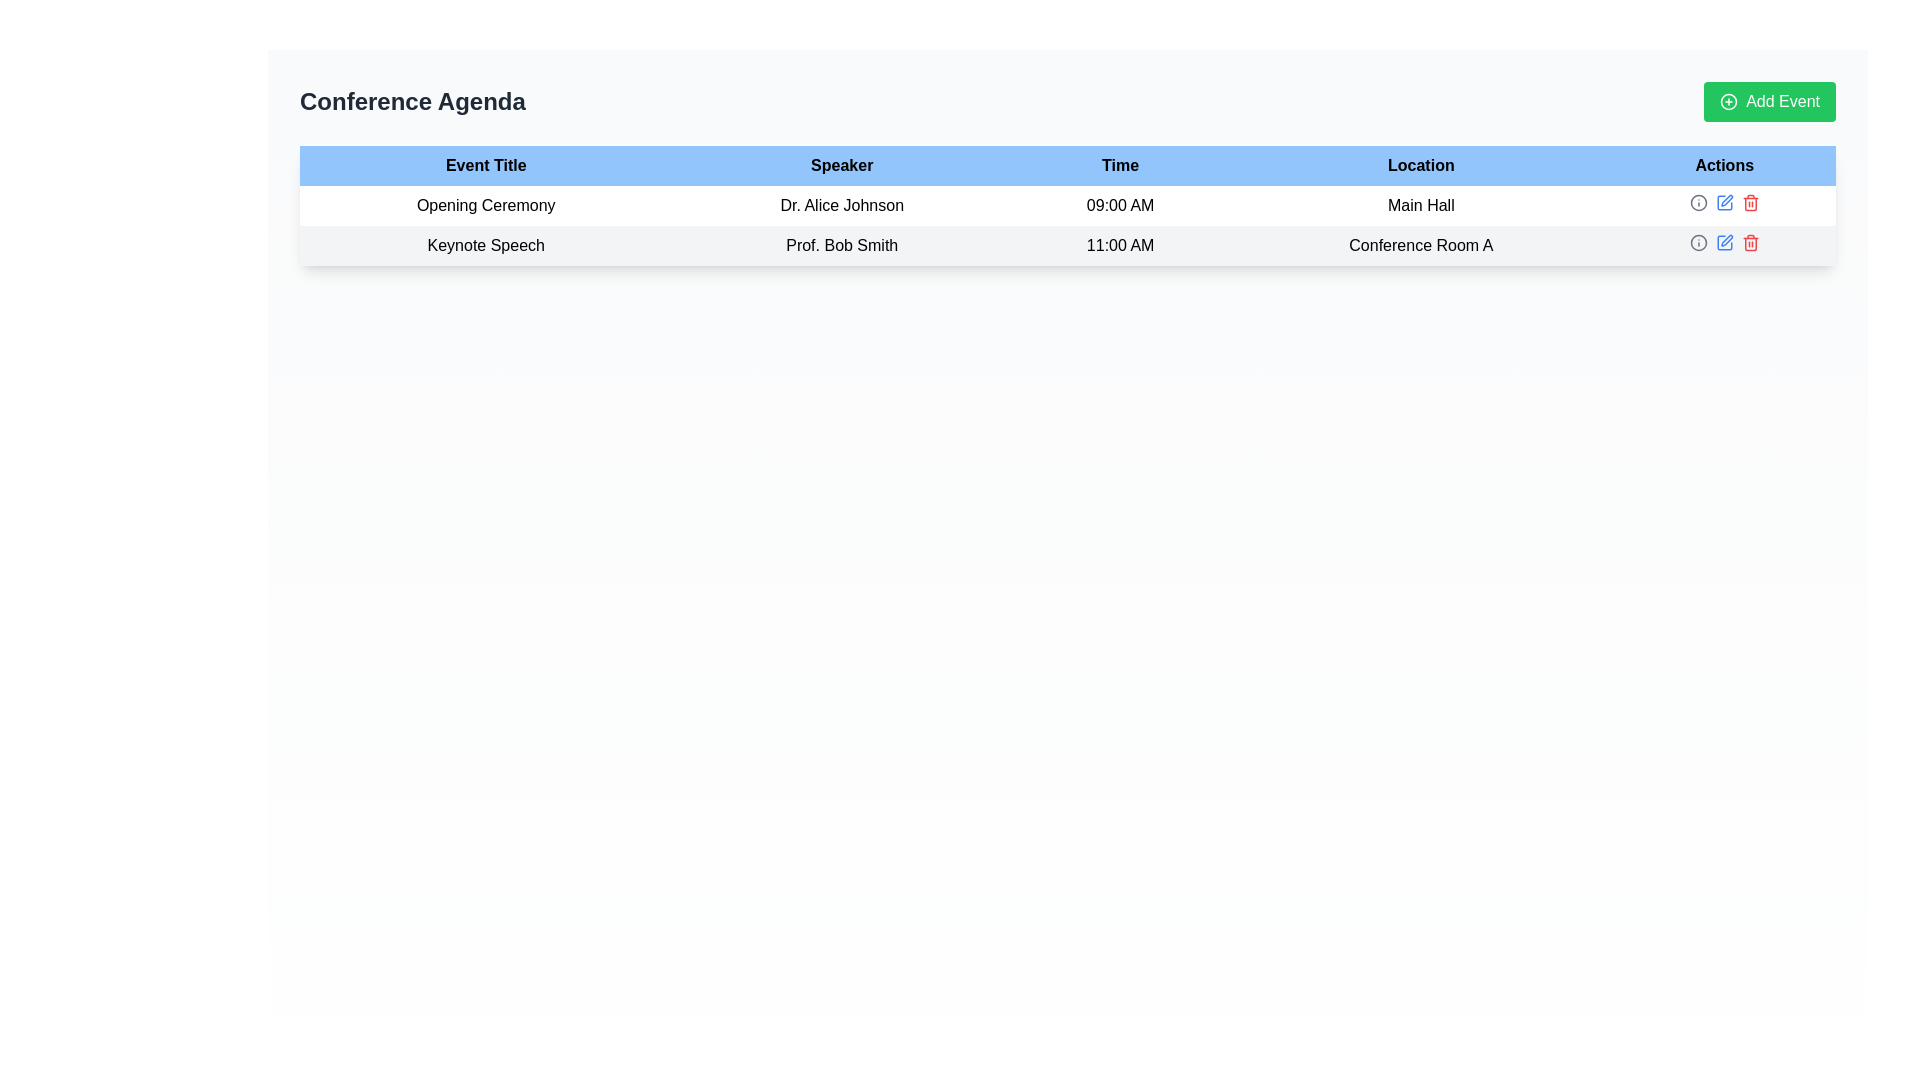 This screenshot has height=1080, width=1920. Describe the element at coordinates (842, 164) in the screenshot. I see `the centered text label 'Speaker' which is in the second column of the table header, between 'Event Title' and 'Time', featuring bold black font on a light blue background` at that location.